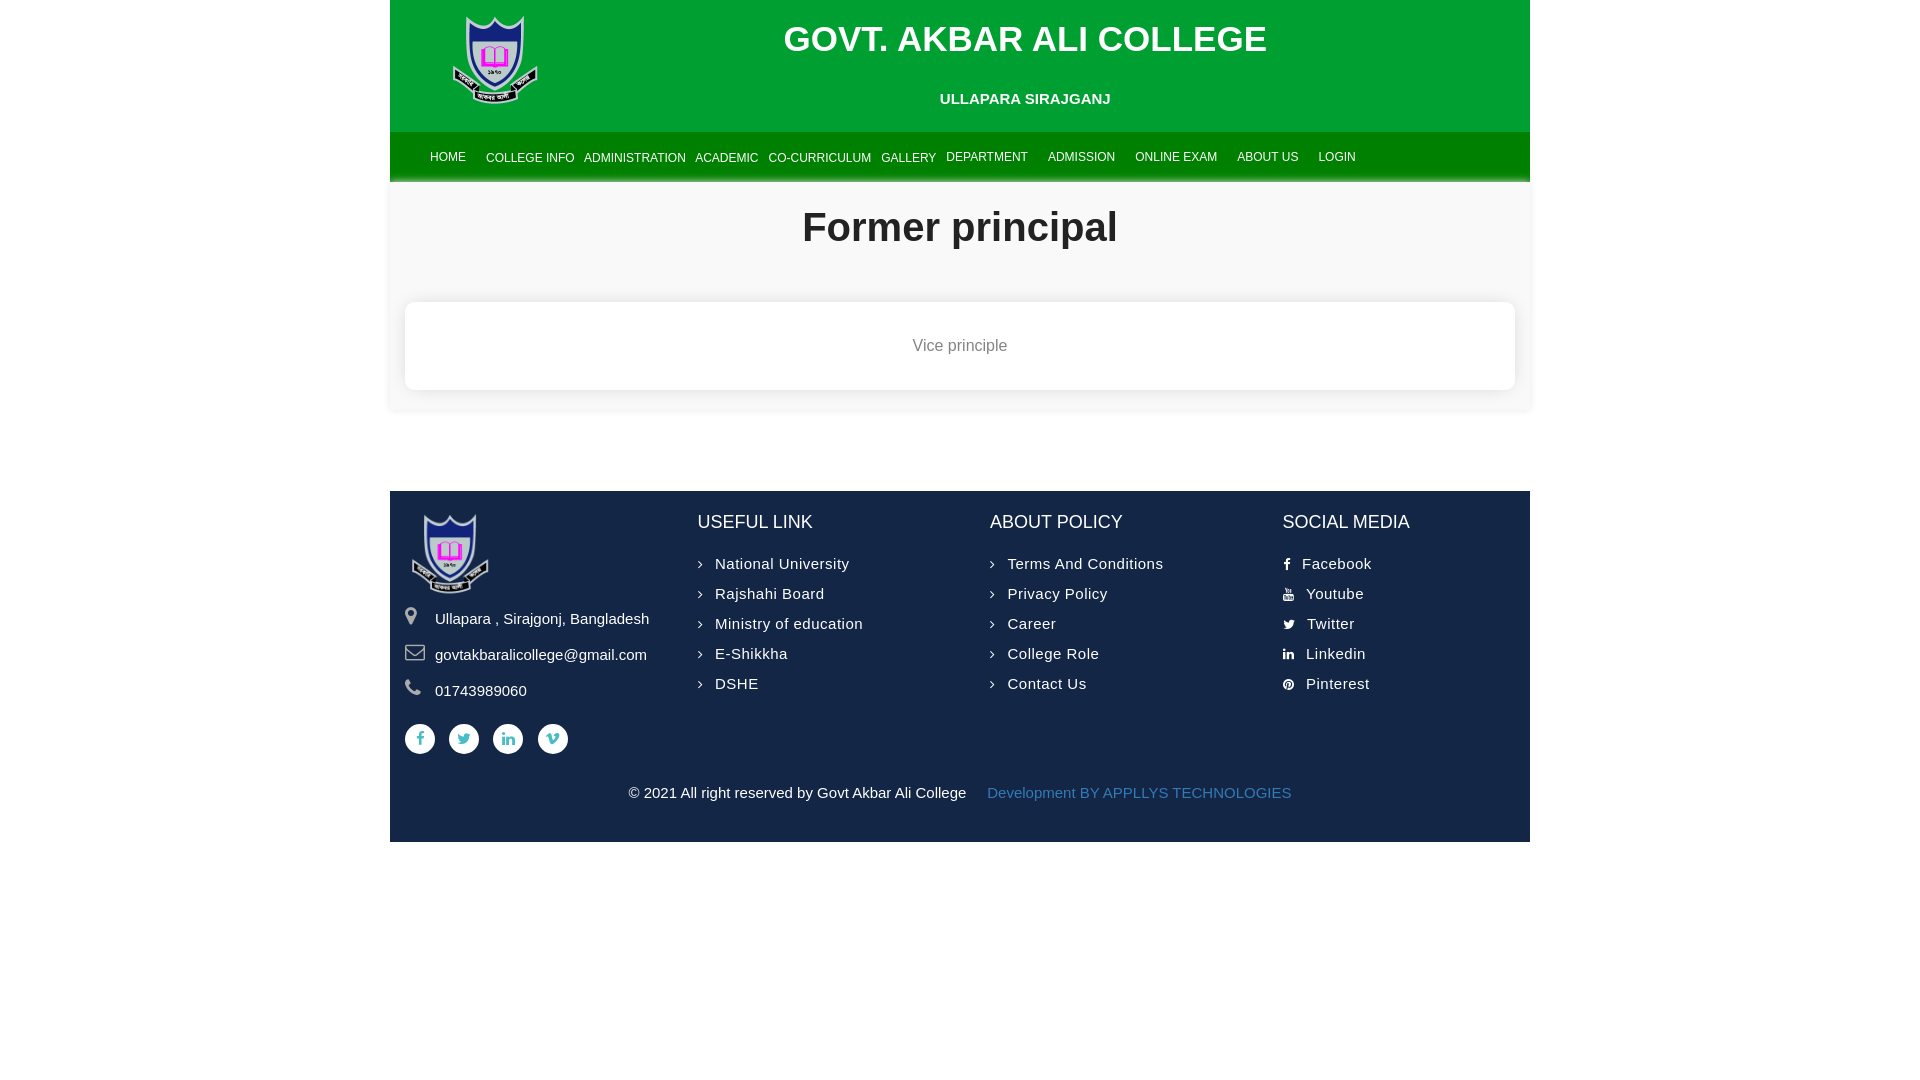  Describe the element at coordinates (525, 156) in the screenshot. I see `'   COLLEGE INFO'` at that location.